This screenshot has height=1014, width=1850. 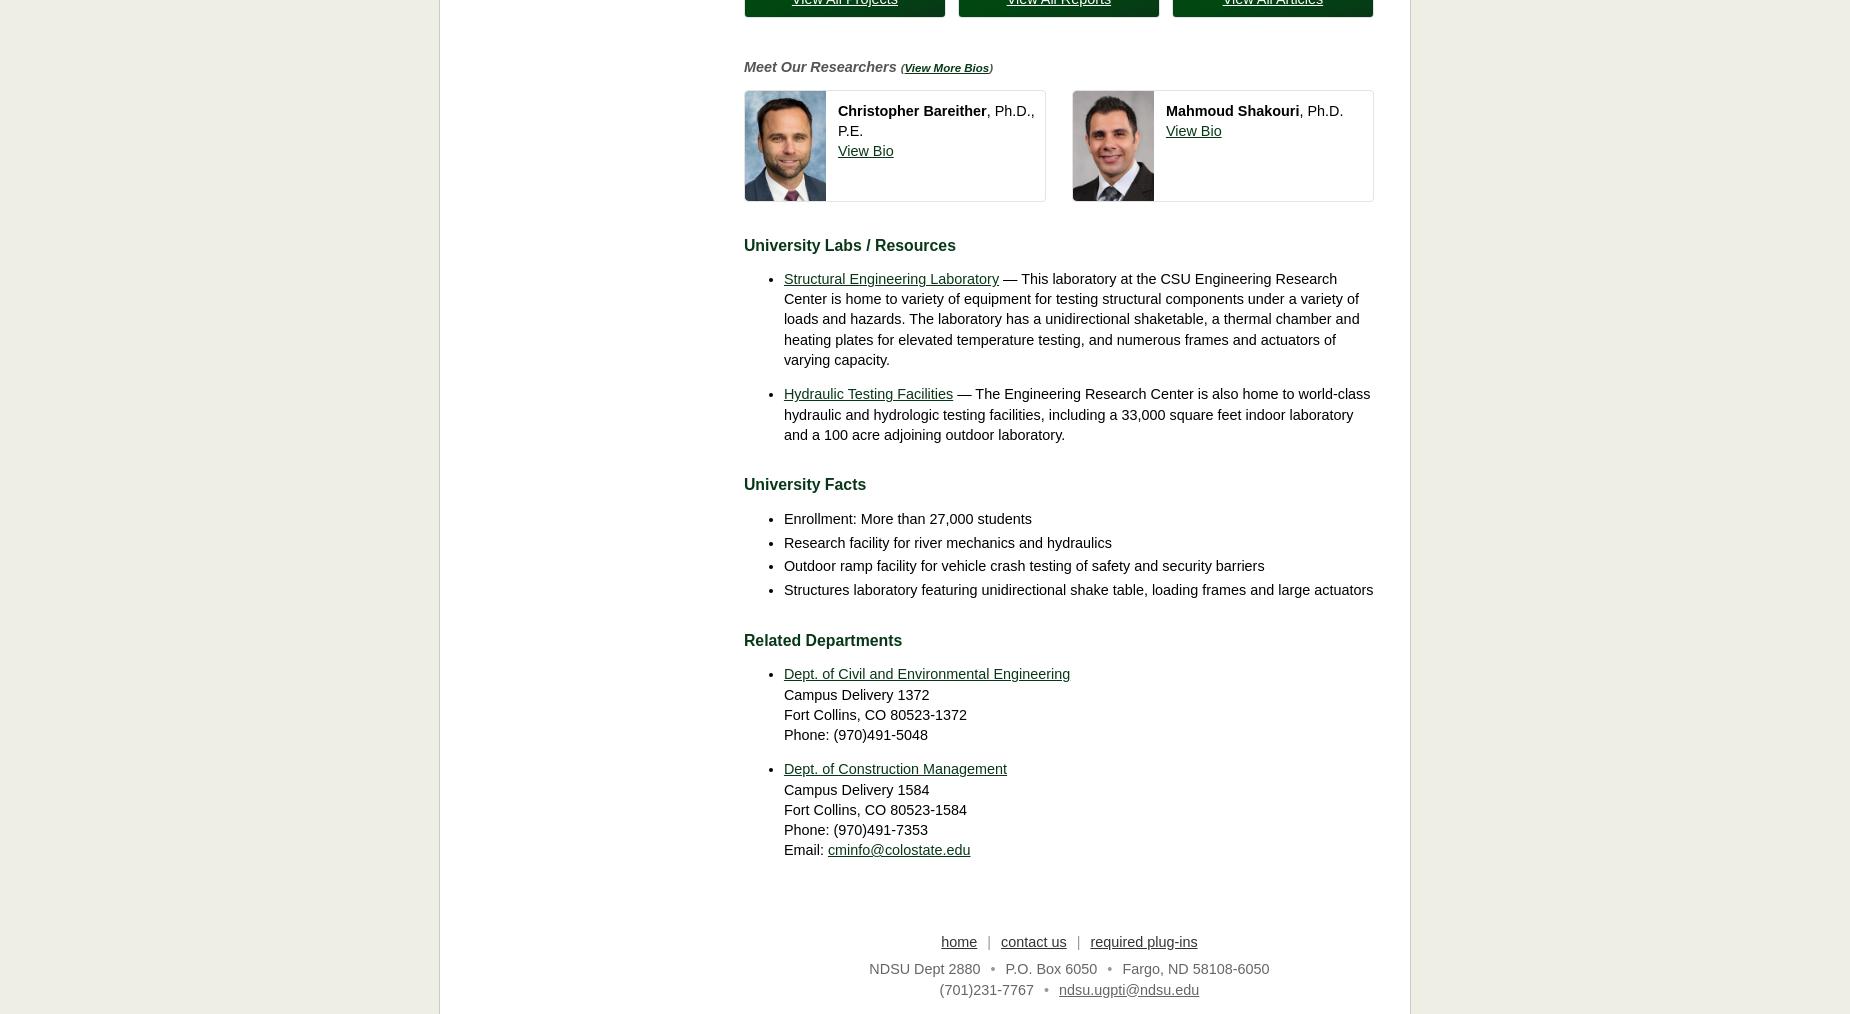 What do you see at coordinates (924, 968) in the screenshot?
I see `'NDSU Dept 2880'` at bounding box center [924, 968].